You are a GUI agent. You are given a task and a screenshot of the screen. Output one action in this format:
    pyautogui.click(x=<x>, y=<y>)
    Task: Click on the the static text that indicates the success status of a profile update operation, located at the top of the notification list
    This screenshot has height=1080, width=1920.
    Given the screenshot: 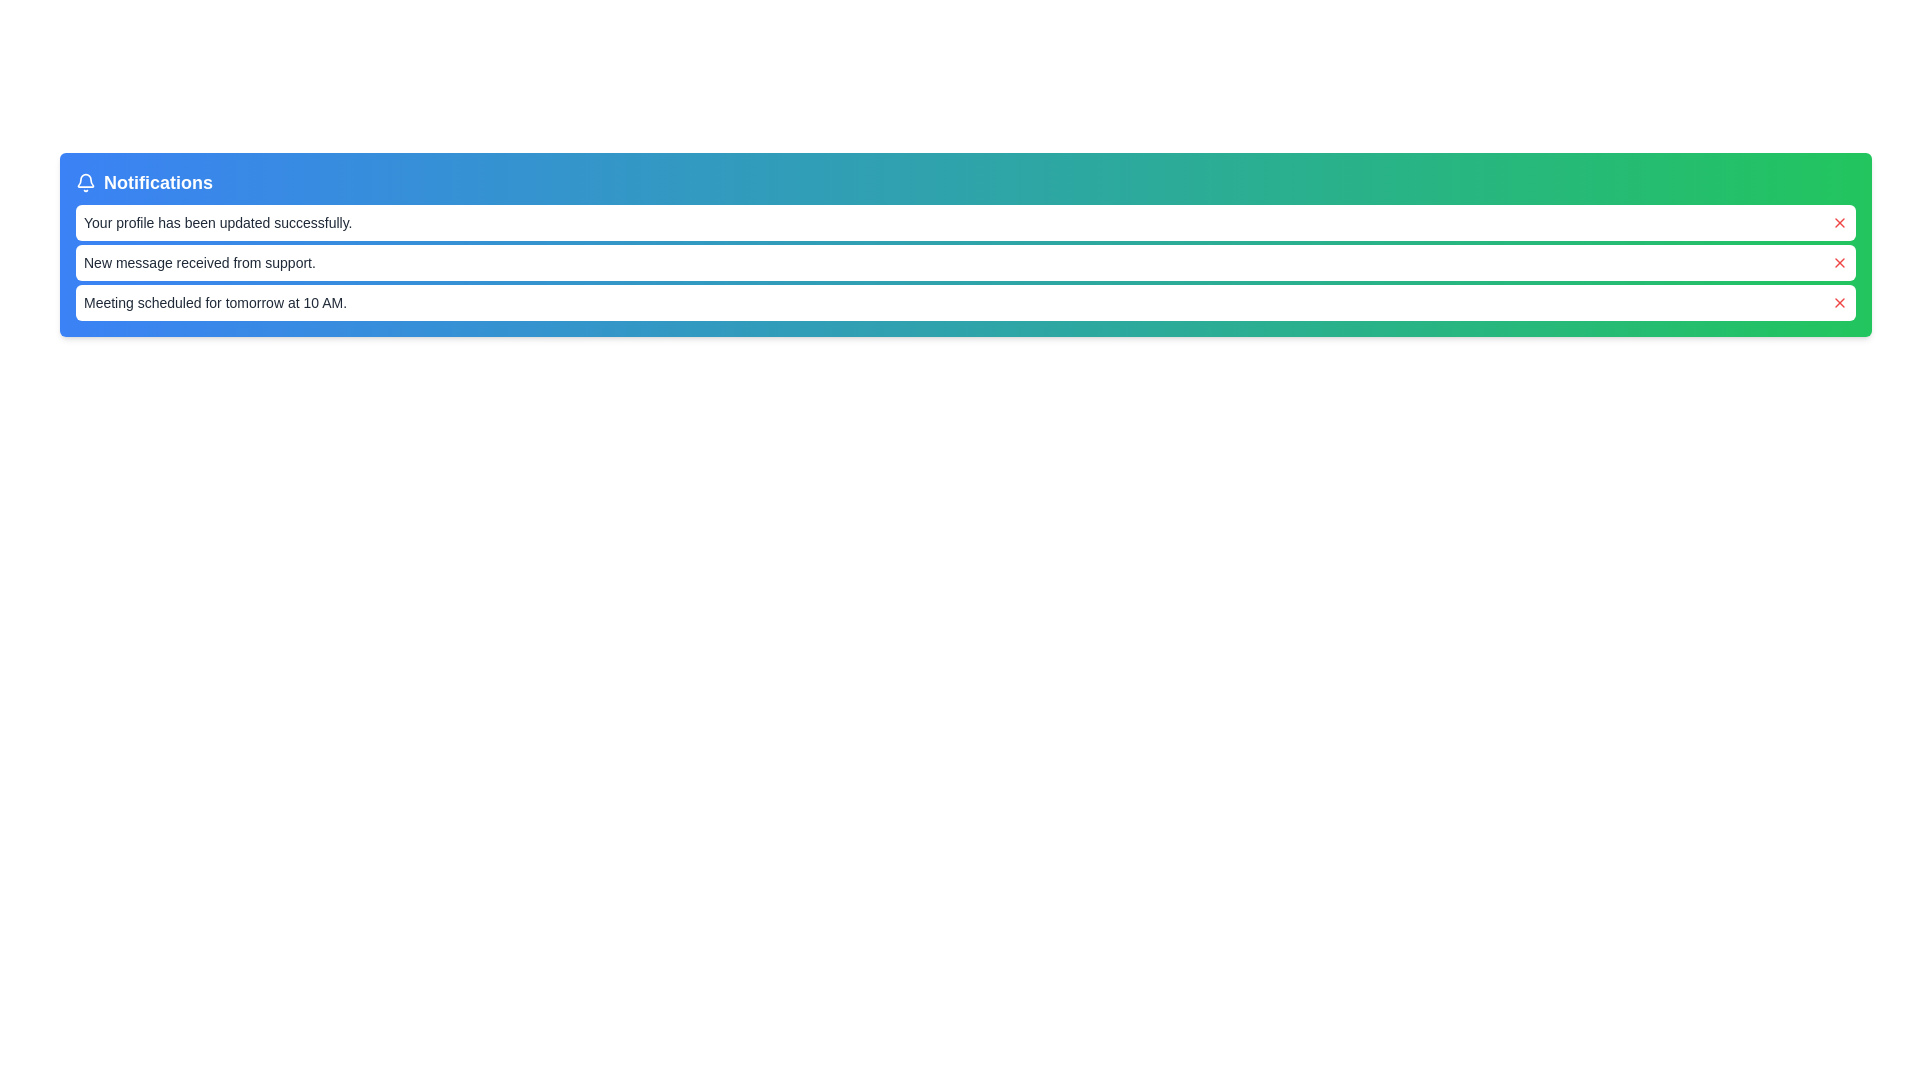 What is the action you would take?
    pyautogui.click(x=218, y=223)
    